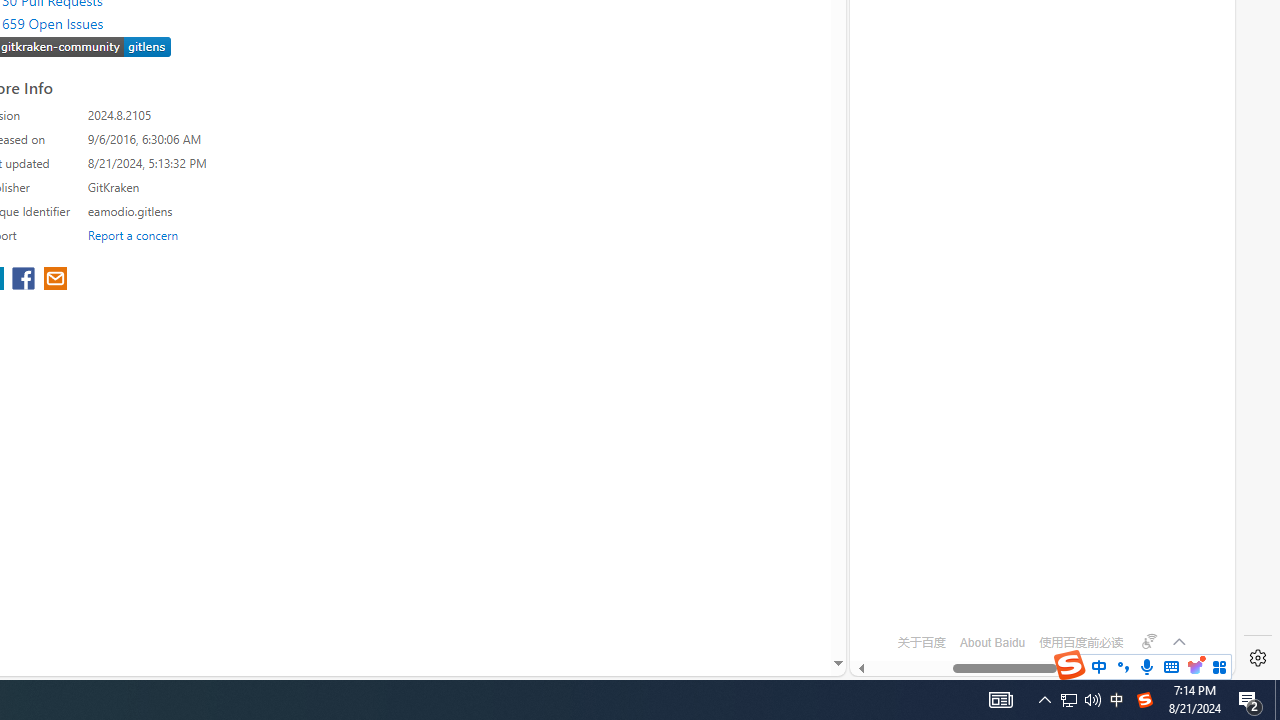  Describe the element at coordinates (992, 642) in the screenshot. I see `'About Baidu'` at that location.